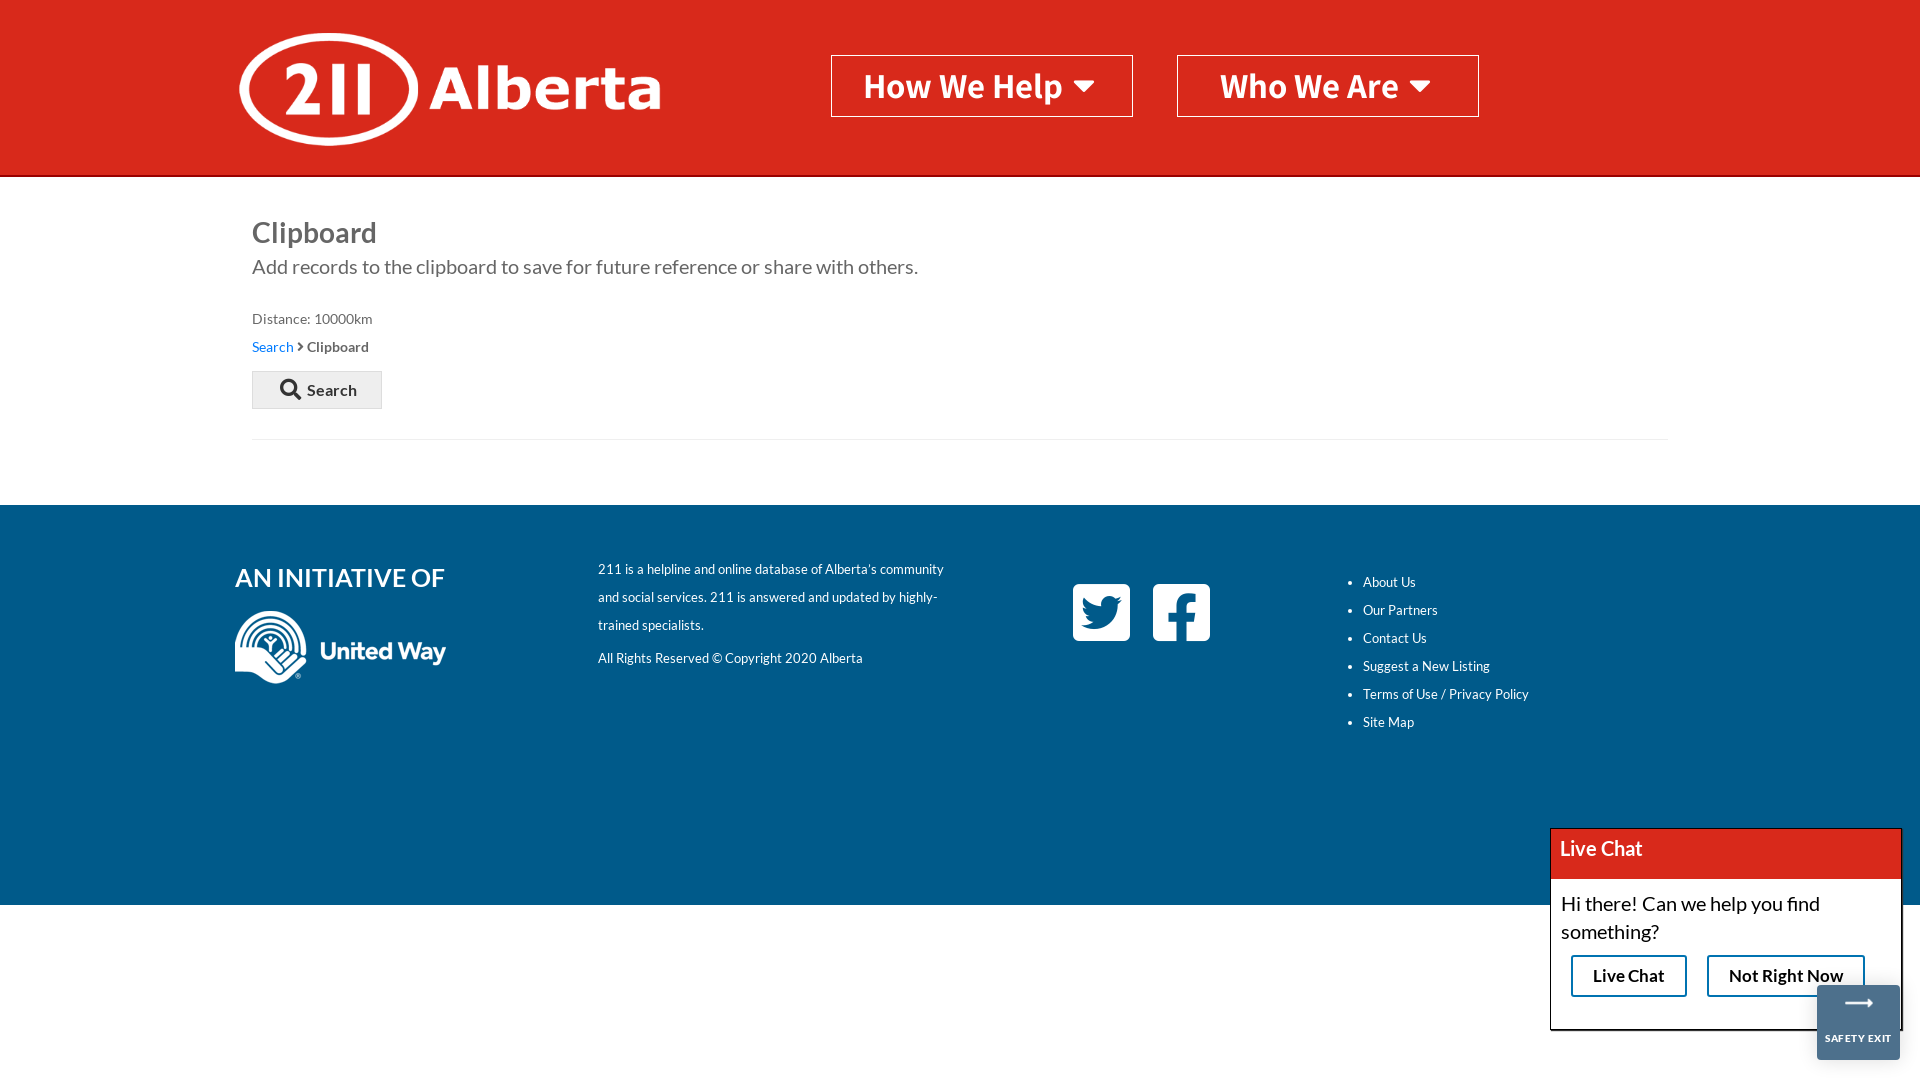 This screenshot has height=1080, width=1920. Describe the element at coordinates (1328, 83) in the screenshot. I see `'Who We Are'` at that location.